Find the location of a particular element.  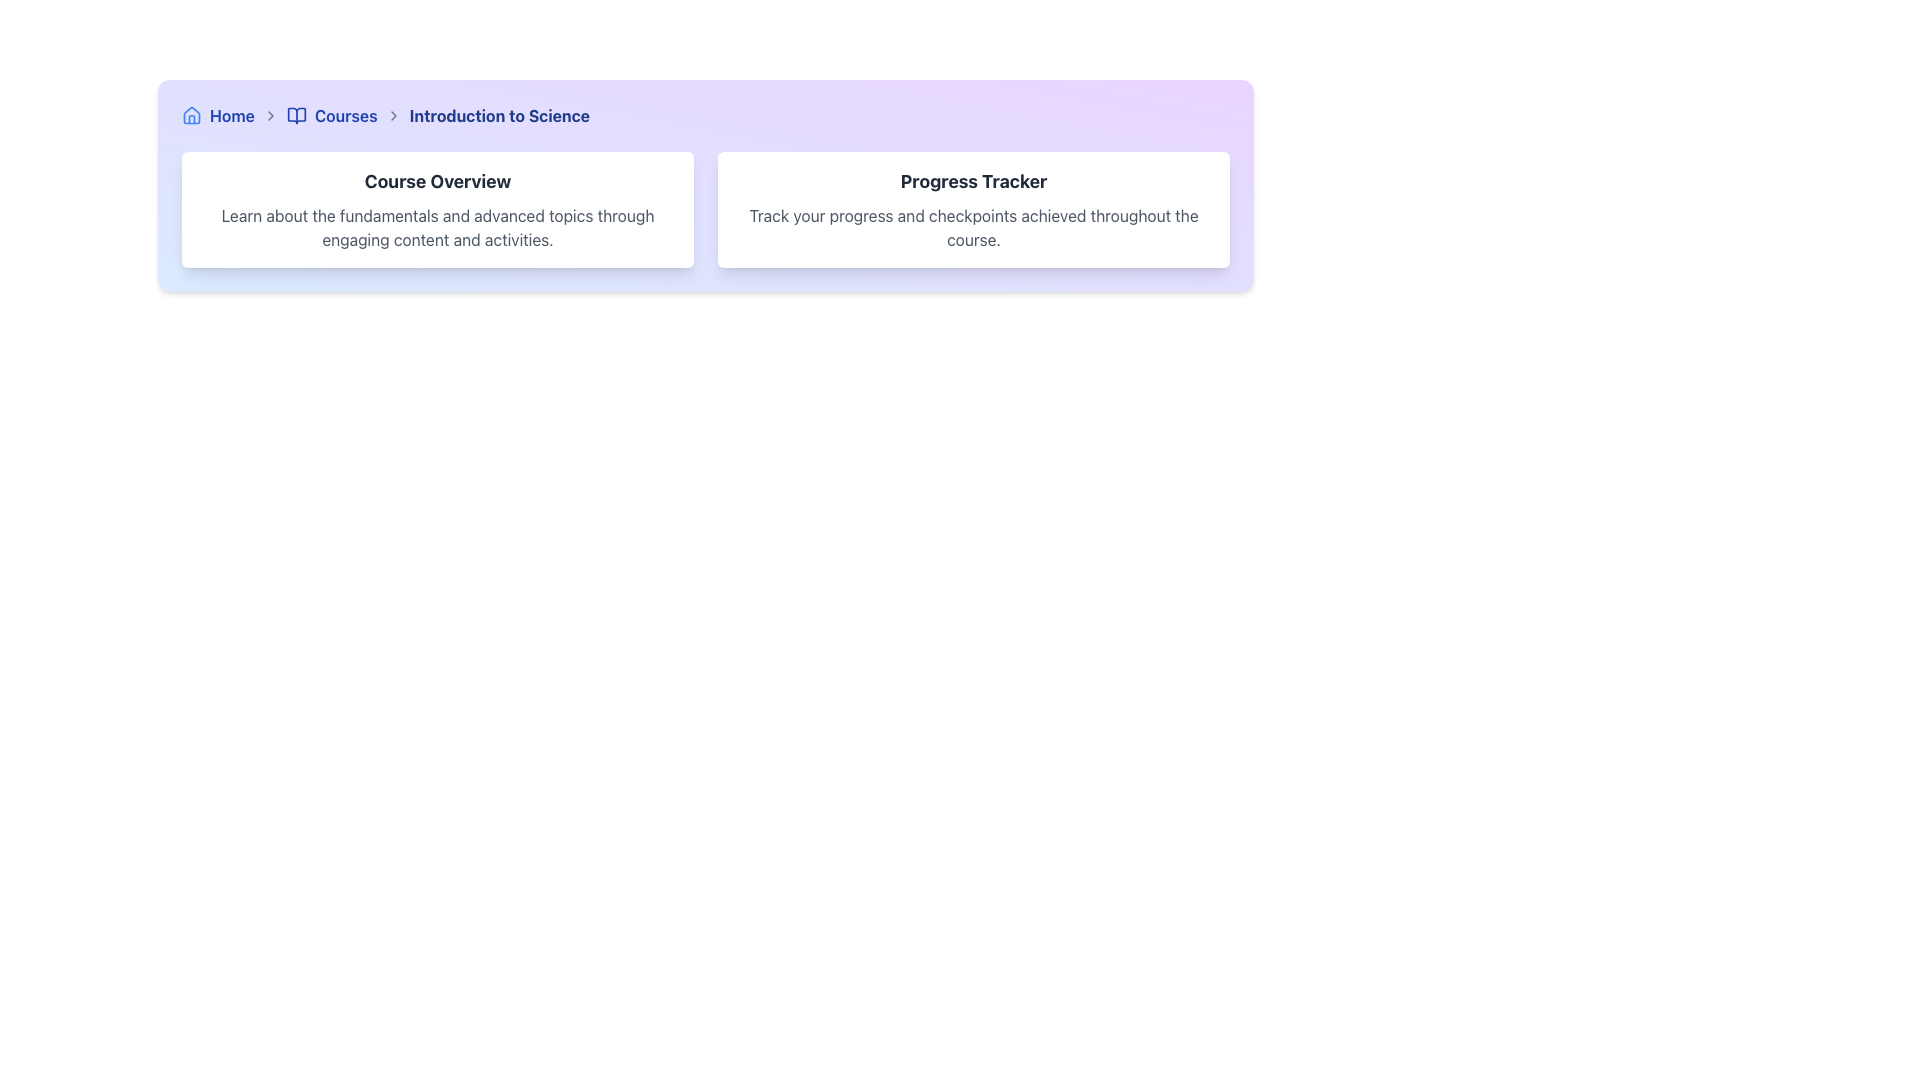

the blue outlined house icon located at the start of the breadcrumb navigation menu is located at coordinates (192, 115).